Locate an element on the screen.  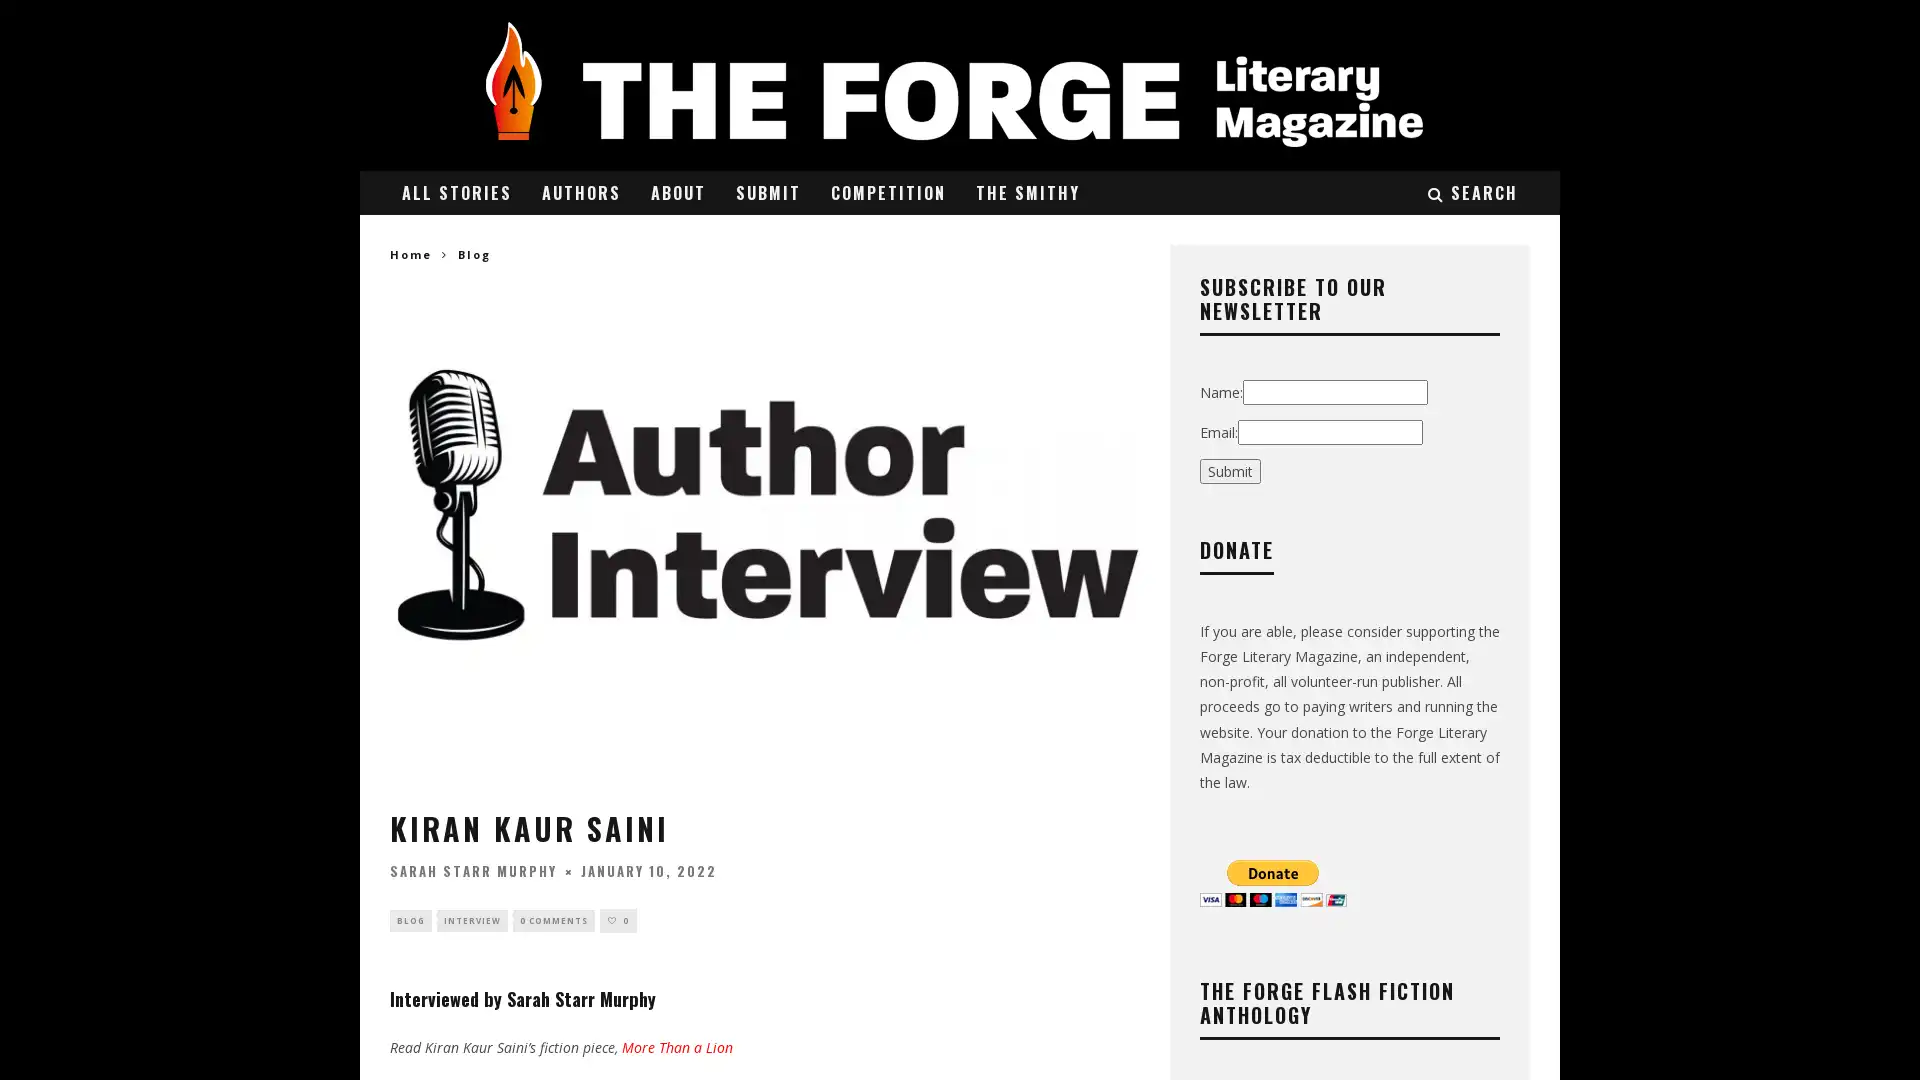
Submit is located at coordinates (1229, 470).